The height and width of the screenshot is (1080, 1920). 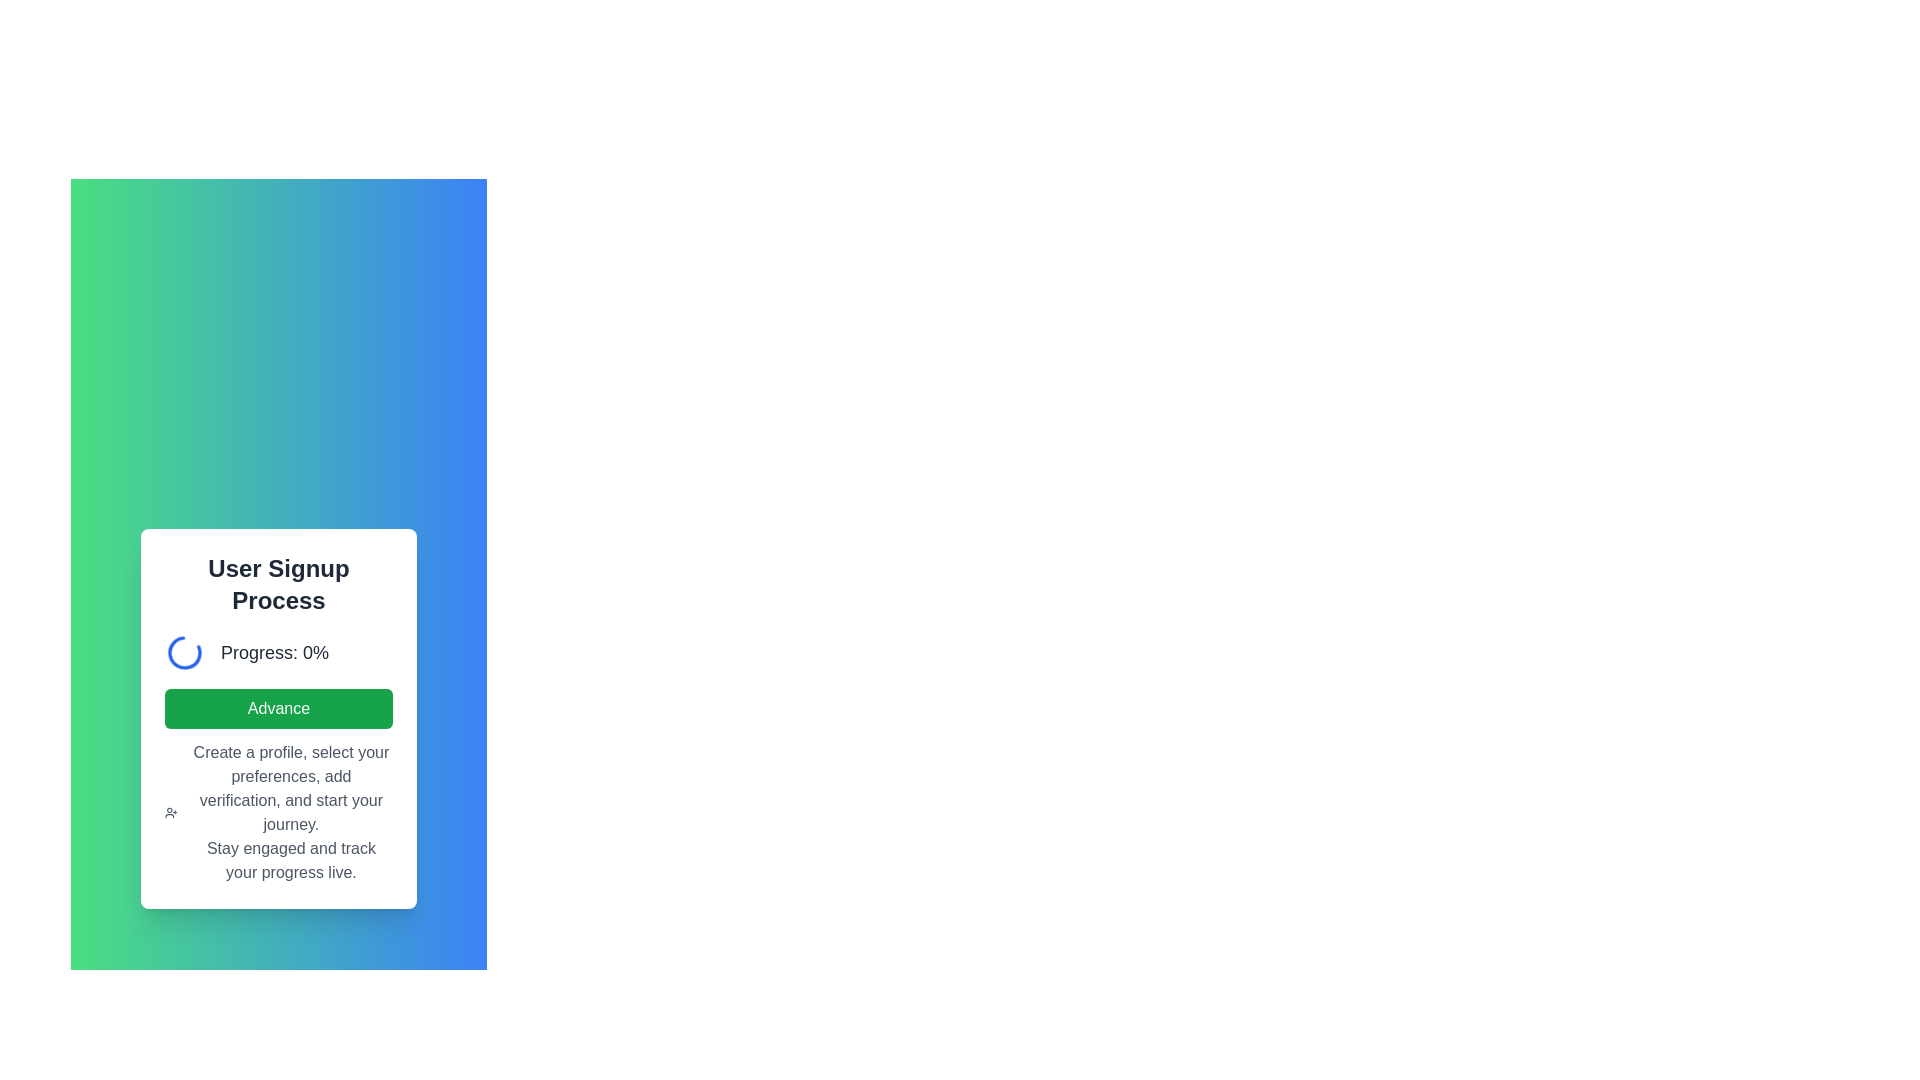 I want to click on the 'Advance' button located within the 'User Signup Process' card, positioned below the 'Progress: 0%' indicator to proceed to the next step, so click(x=277, y=708).